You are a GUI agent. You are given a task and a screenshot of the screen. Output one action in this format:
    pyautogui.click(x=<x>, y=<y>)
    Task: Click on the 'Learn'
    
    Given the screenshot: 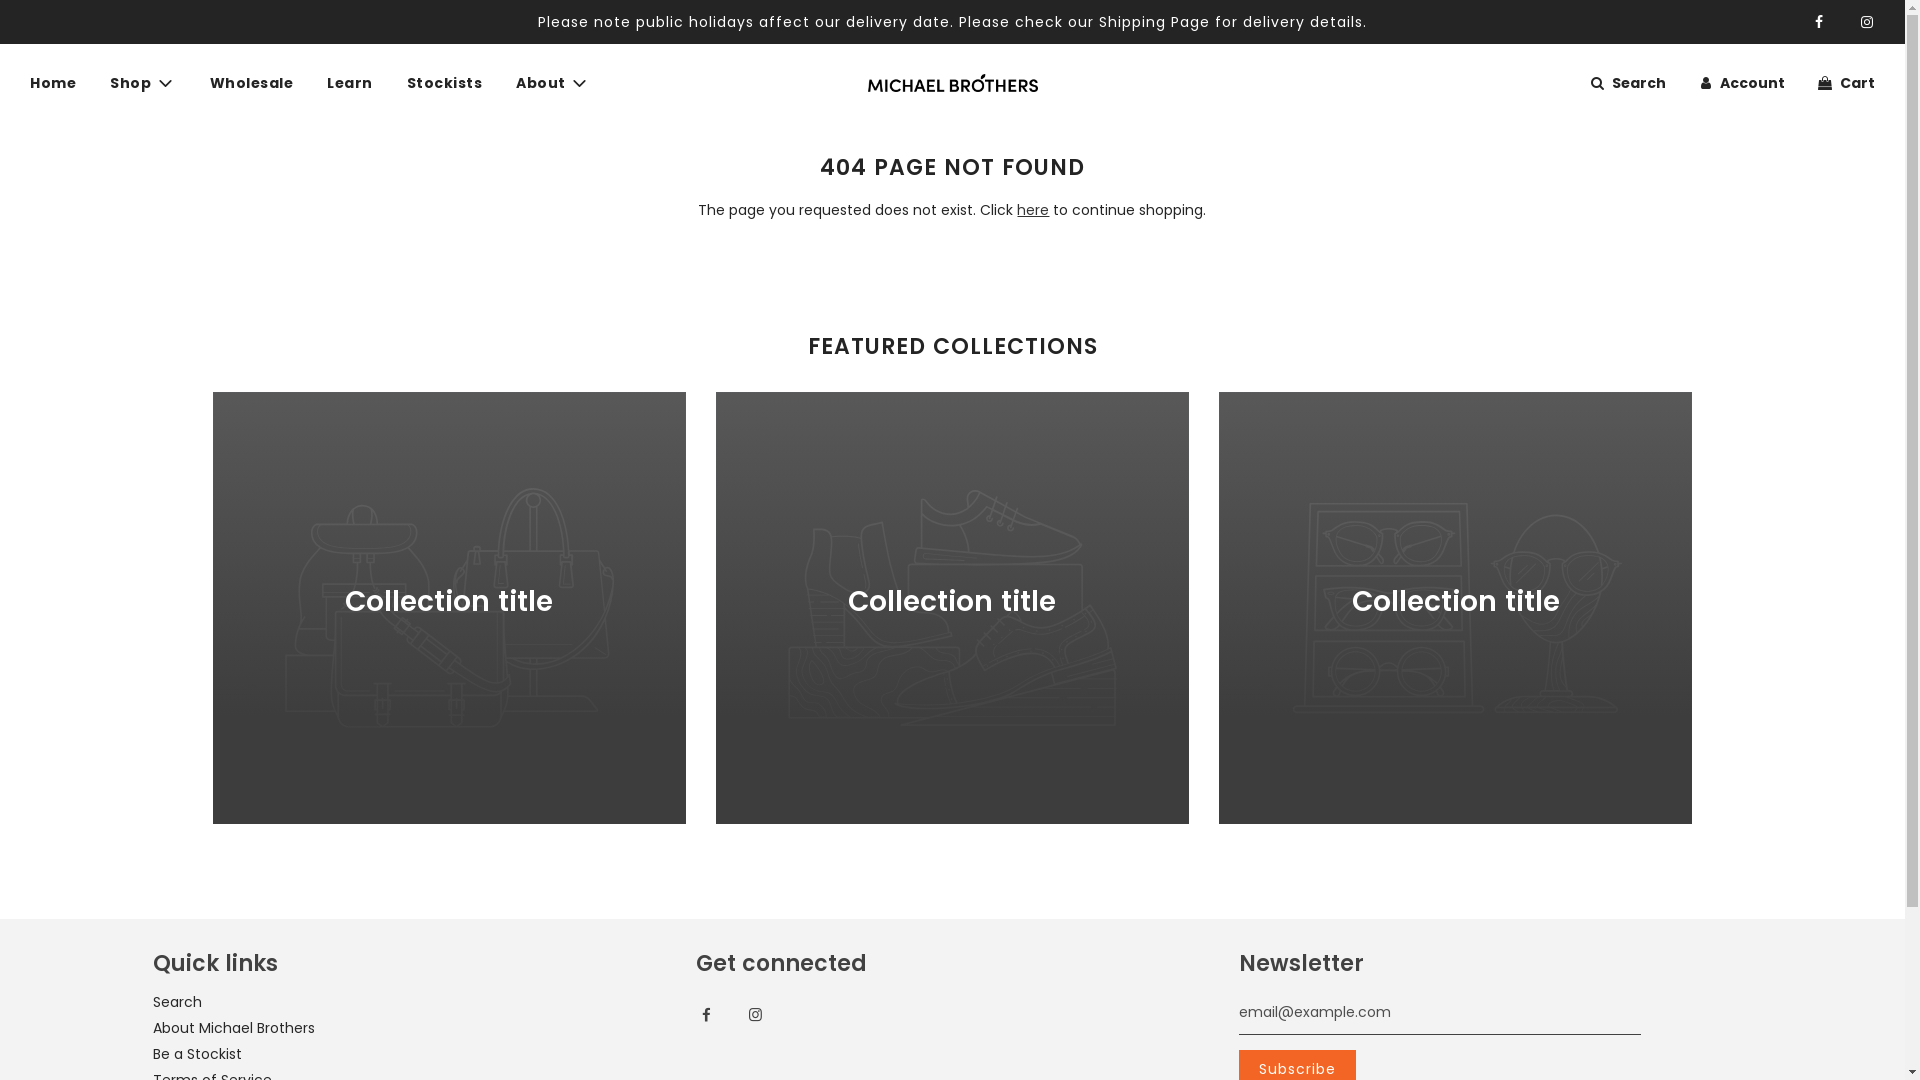 What is the action you would take?
    pyautogui.click(x=350, y=82)
    